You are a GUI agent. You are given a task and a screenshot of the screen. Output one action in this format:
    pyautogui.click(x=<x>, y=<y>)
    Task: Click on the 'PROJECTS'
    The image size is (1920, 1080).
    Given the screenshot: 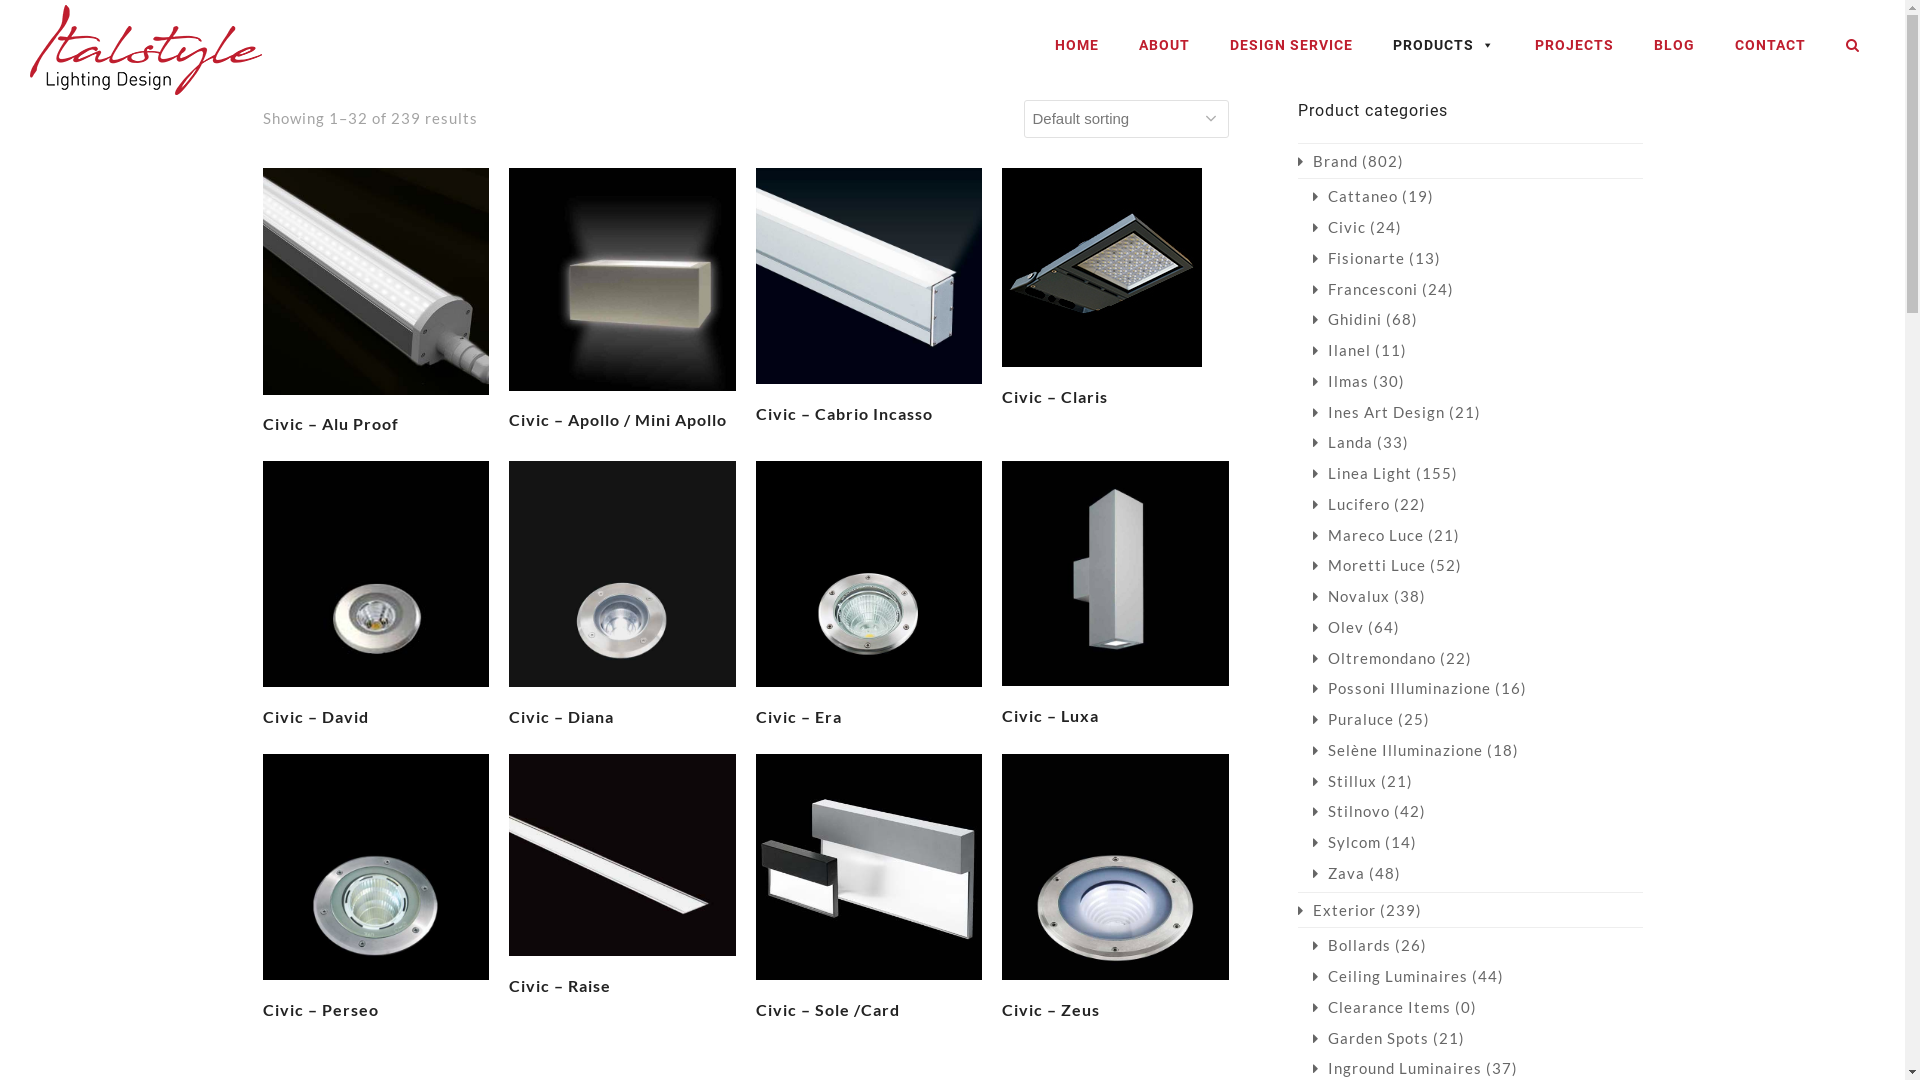 What is the action you would take?
    pyautogui.click(x=1573, y=45)
    